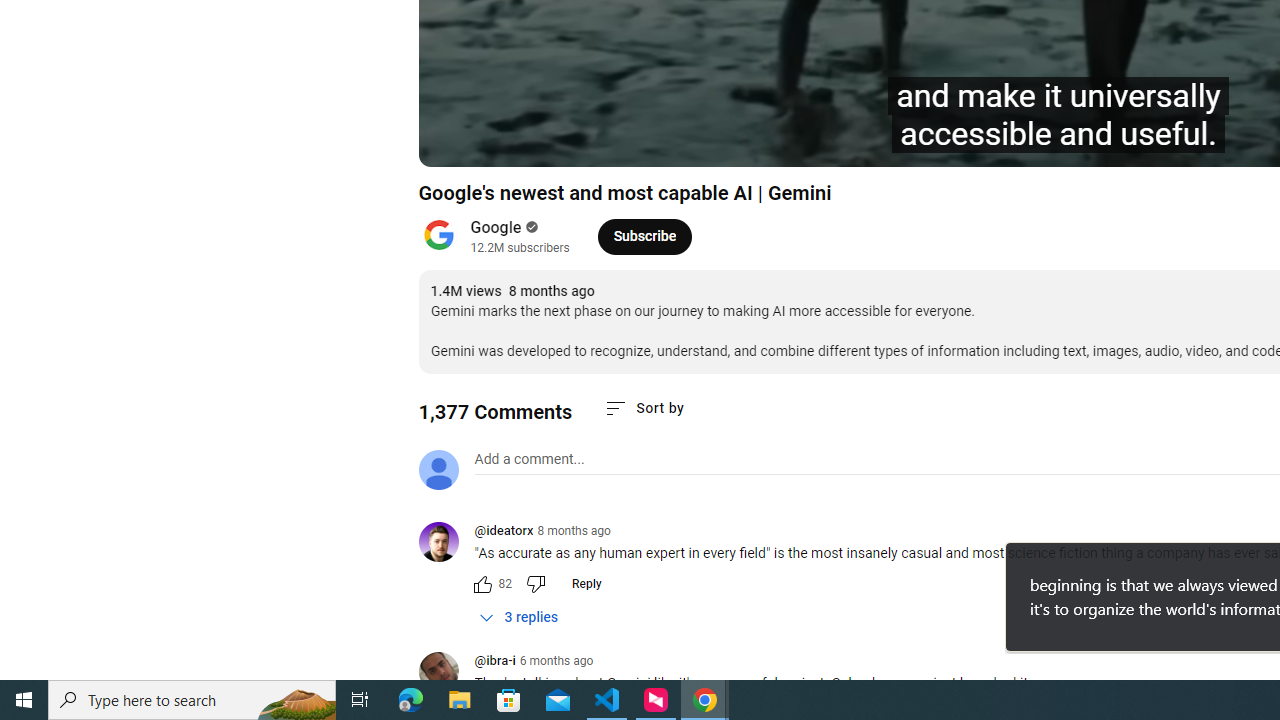  What do you see at coordinates (573, 530) in the screenshot?
I see `'8 months ago'` at bounding box center [573, 530].